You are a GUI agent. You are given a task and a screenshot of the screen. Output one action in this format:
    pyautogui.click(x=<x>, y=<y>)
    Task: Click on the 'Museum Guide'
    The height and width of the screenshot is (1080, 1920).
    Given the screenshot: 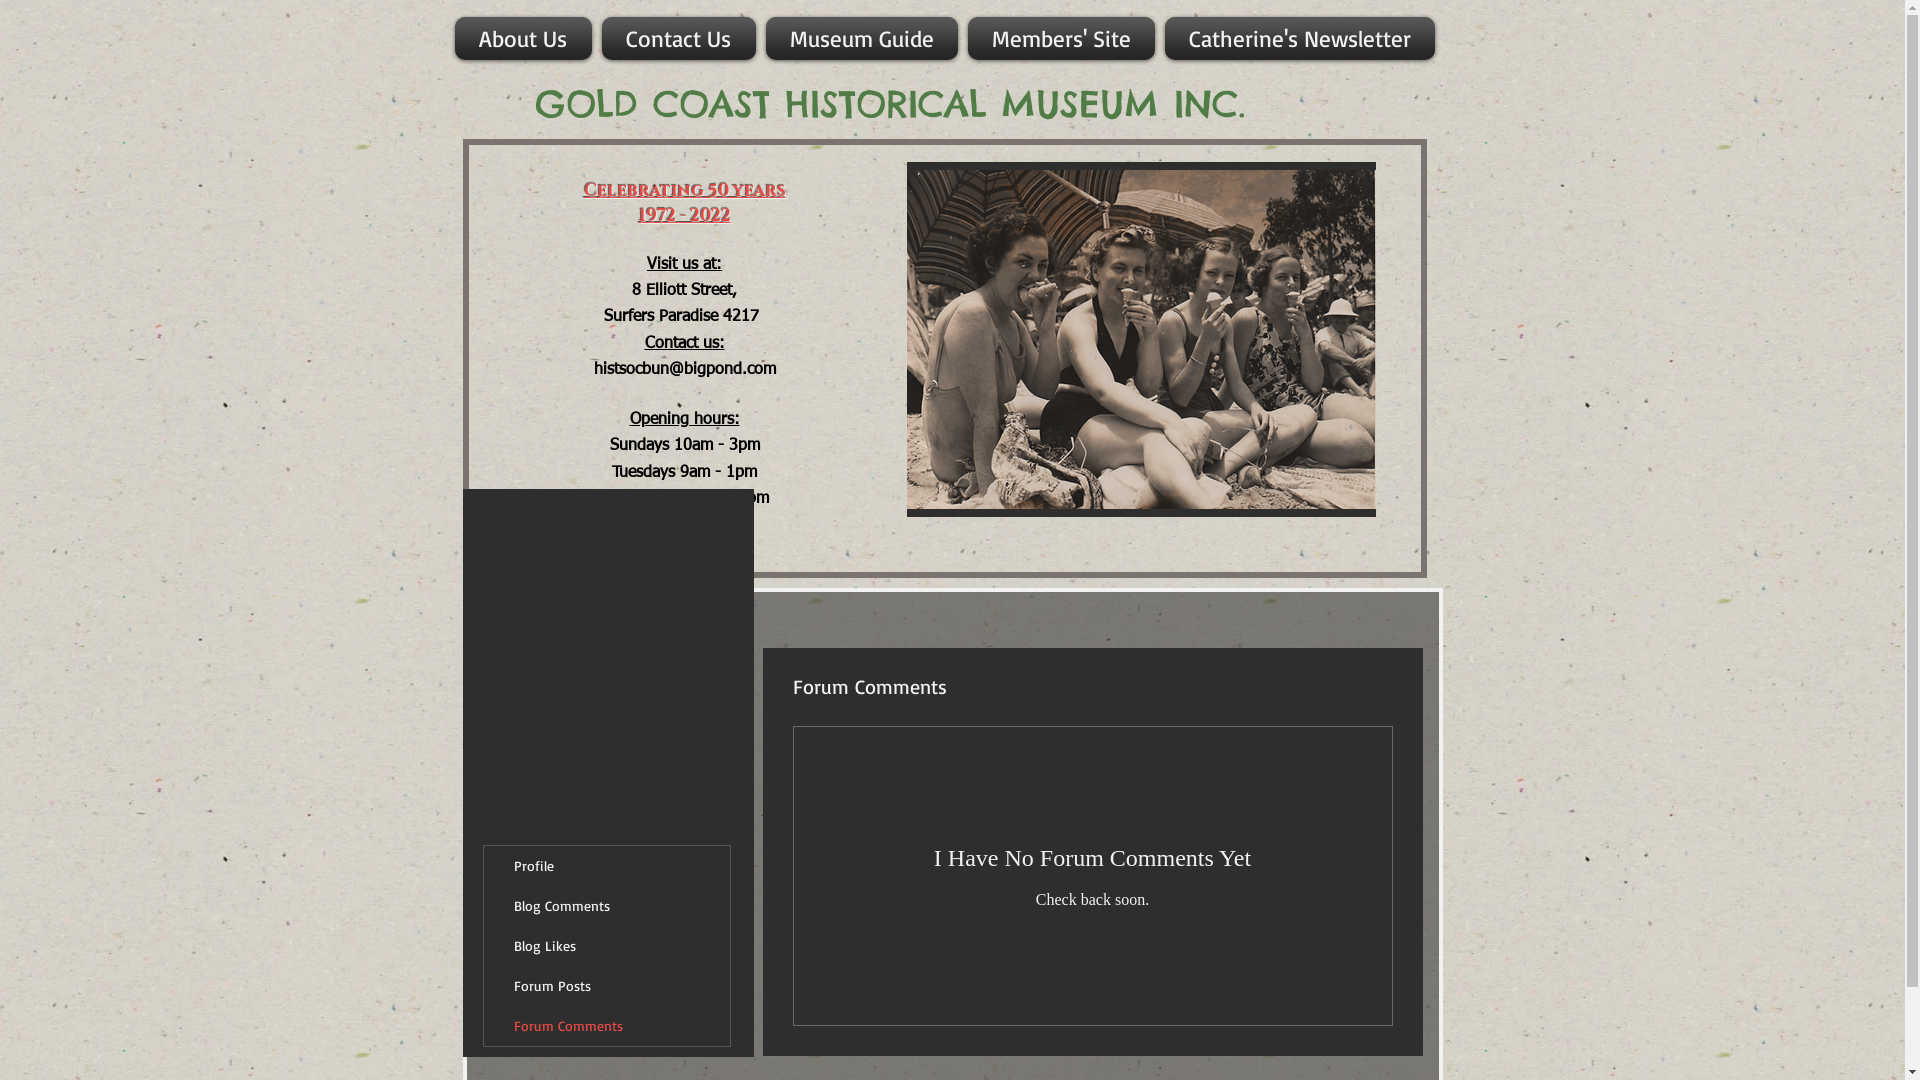 What is the action you would take?
    pyautogui.click(x=860, y=38)
    